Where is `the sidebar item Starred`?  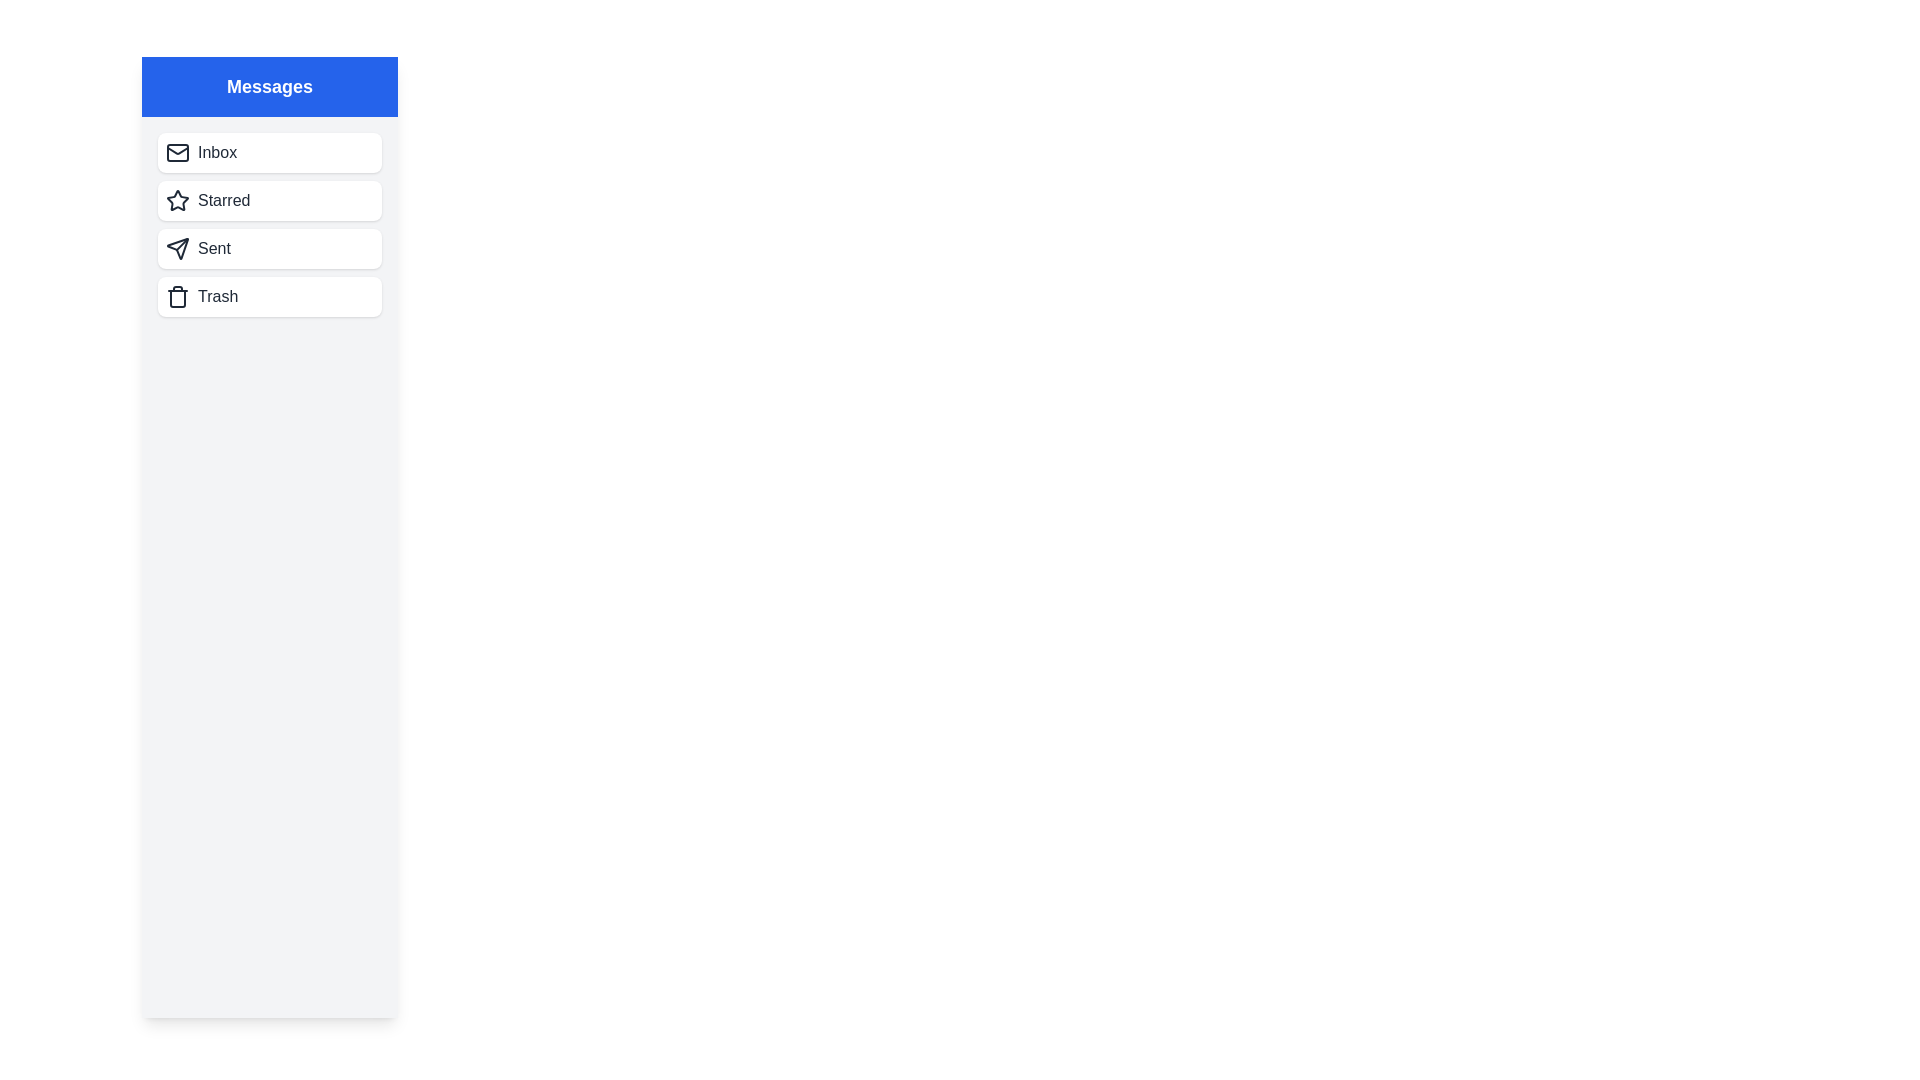
the sidebar item Starred is located at coordinates (268, 200).